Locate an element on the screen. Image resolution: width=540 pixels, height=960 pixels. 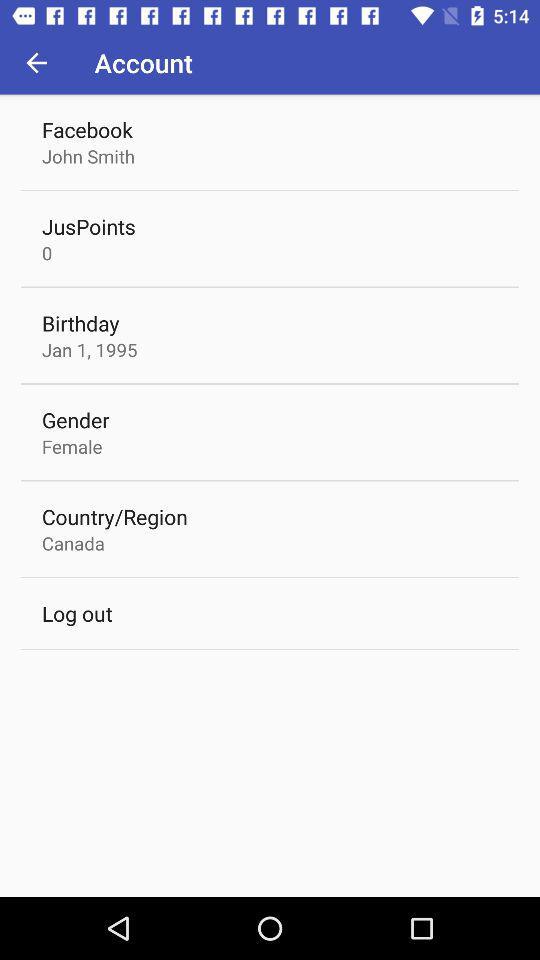
item next to the account is located at coordinates (36, 62).